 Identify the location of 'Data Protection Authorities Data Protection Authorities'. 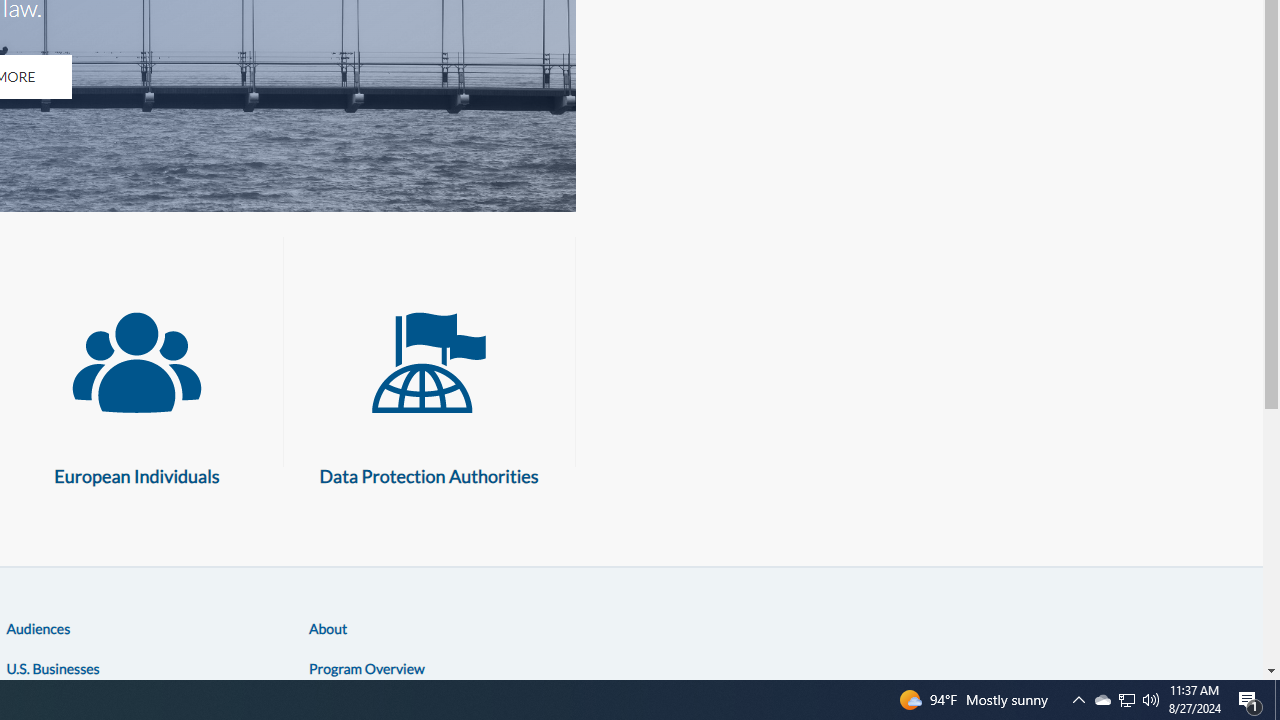
(428, 389).